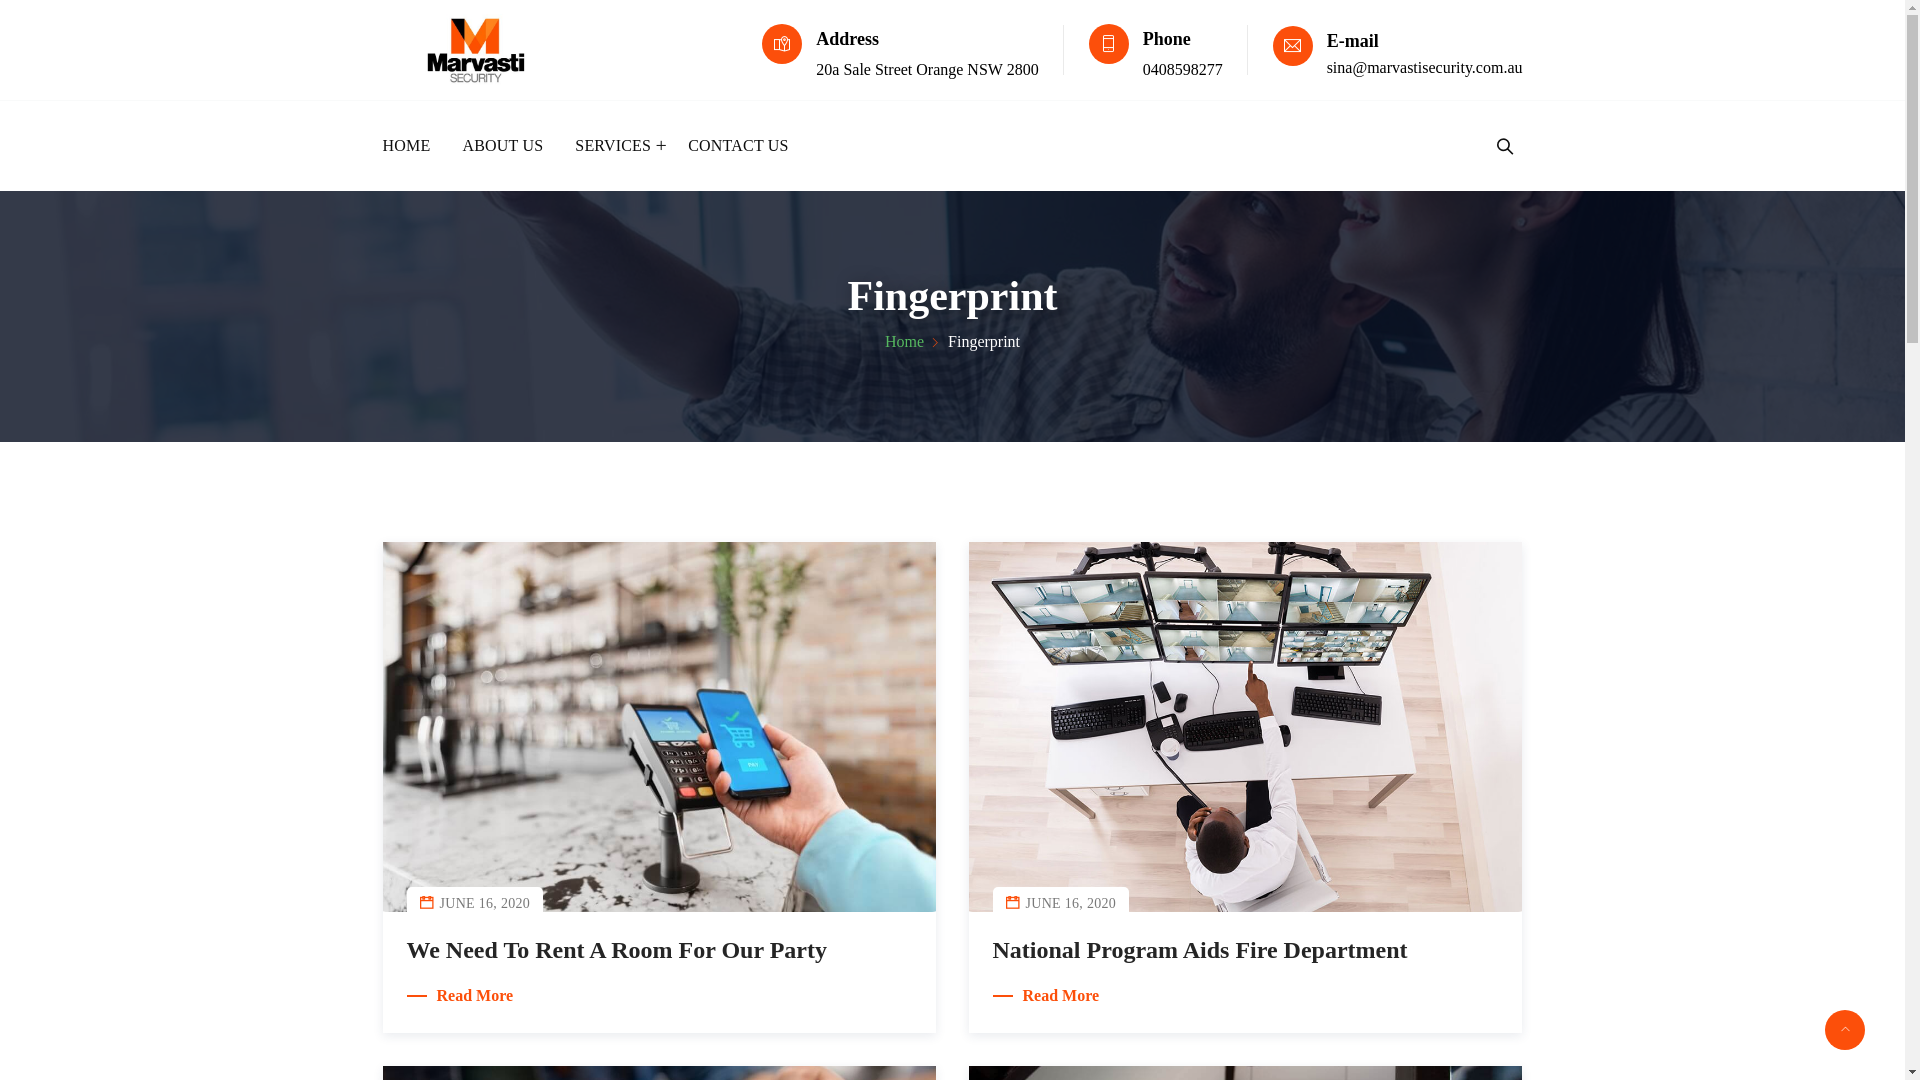  I want to click on 'HOME', so click(412, 145).